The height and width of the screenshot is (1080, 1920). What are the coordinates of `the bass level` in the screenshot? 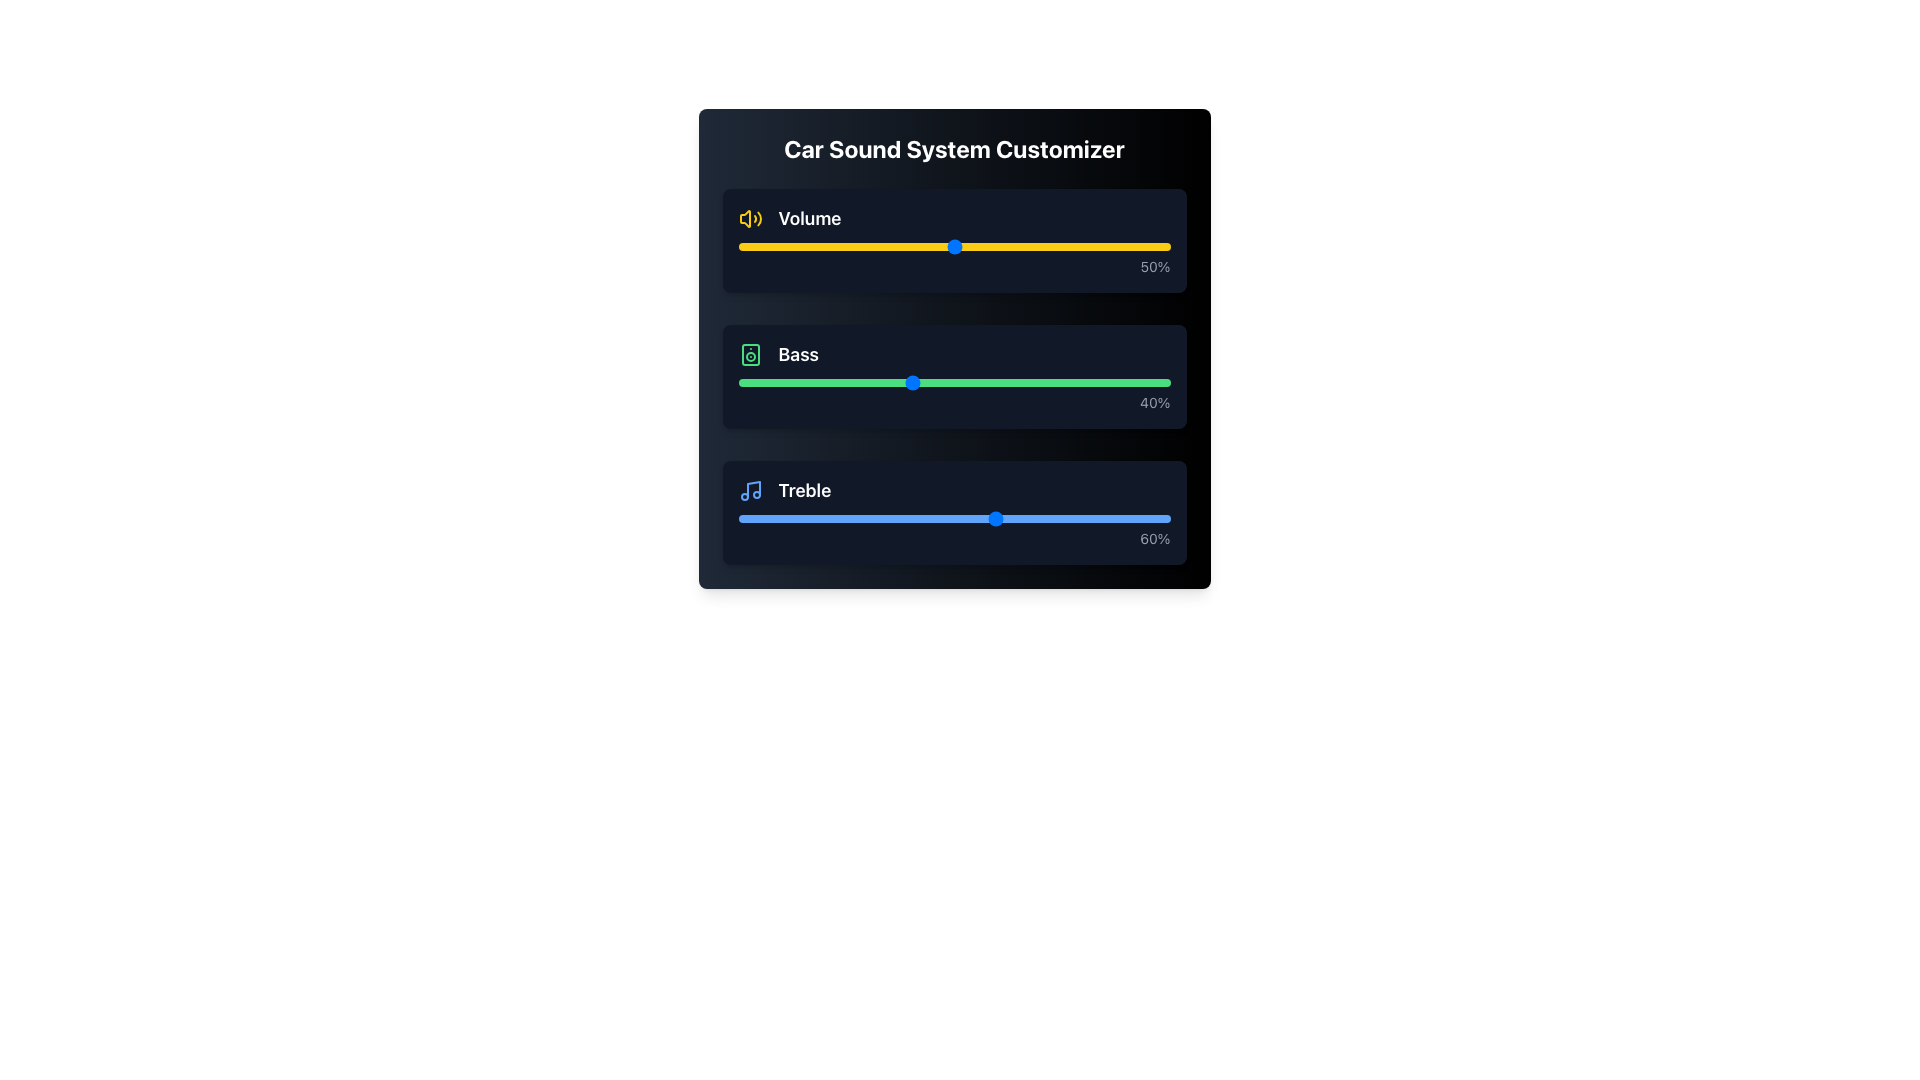 It's located at (850, 382).